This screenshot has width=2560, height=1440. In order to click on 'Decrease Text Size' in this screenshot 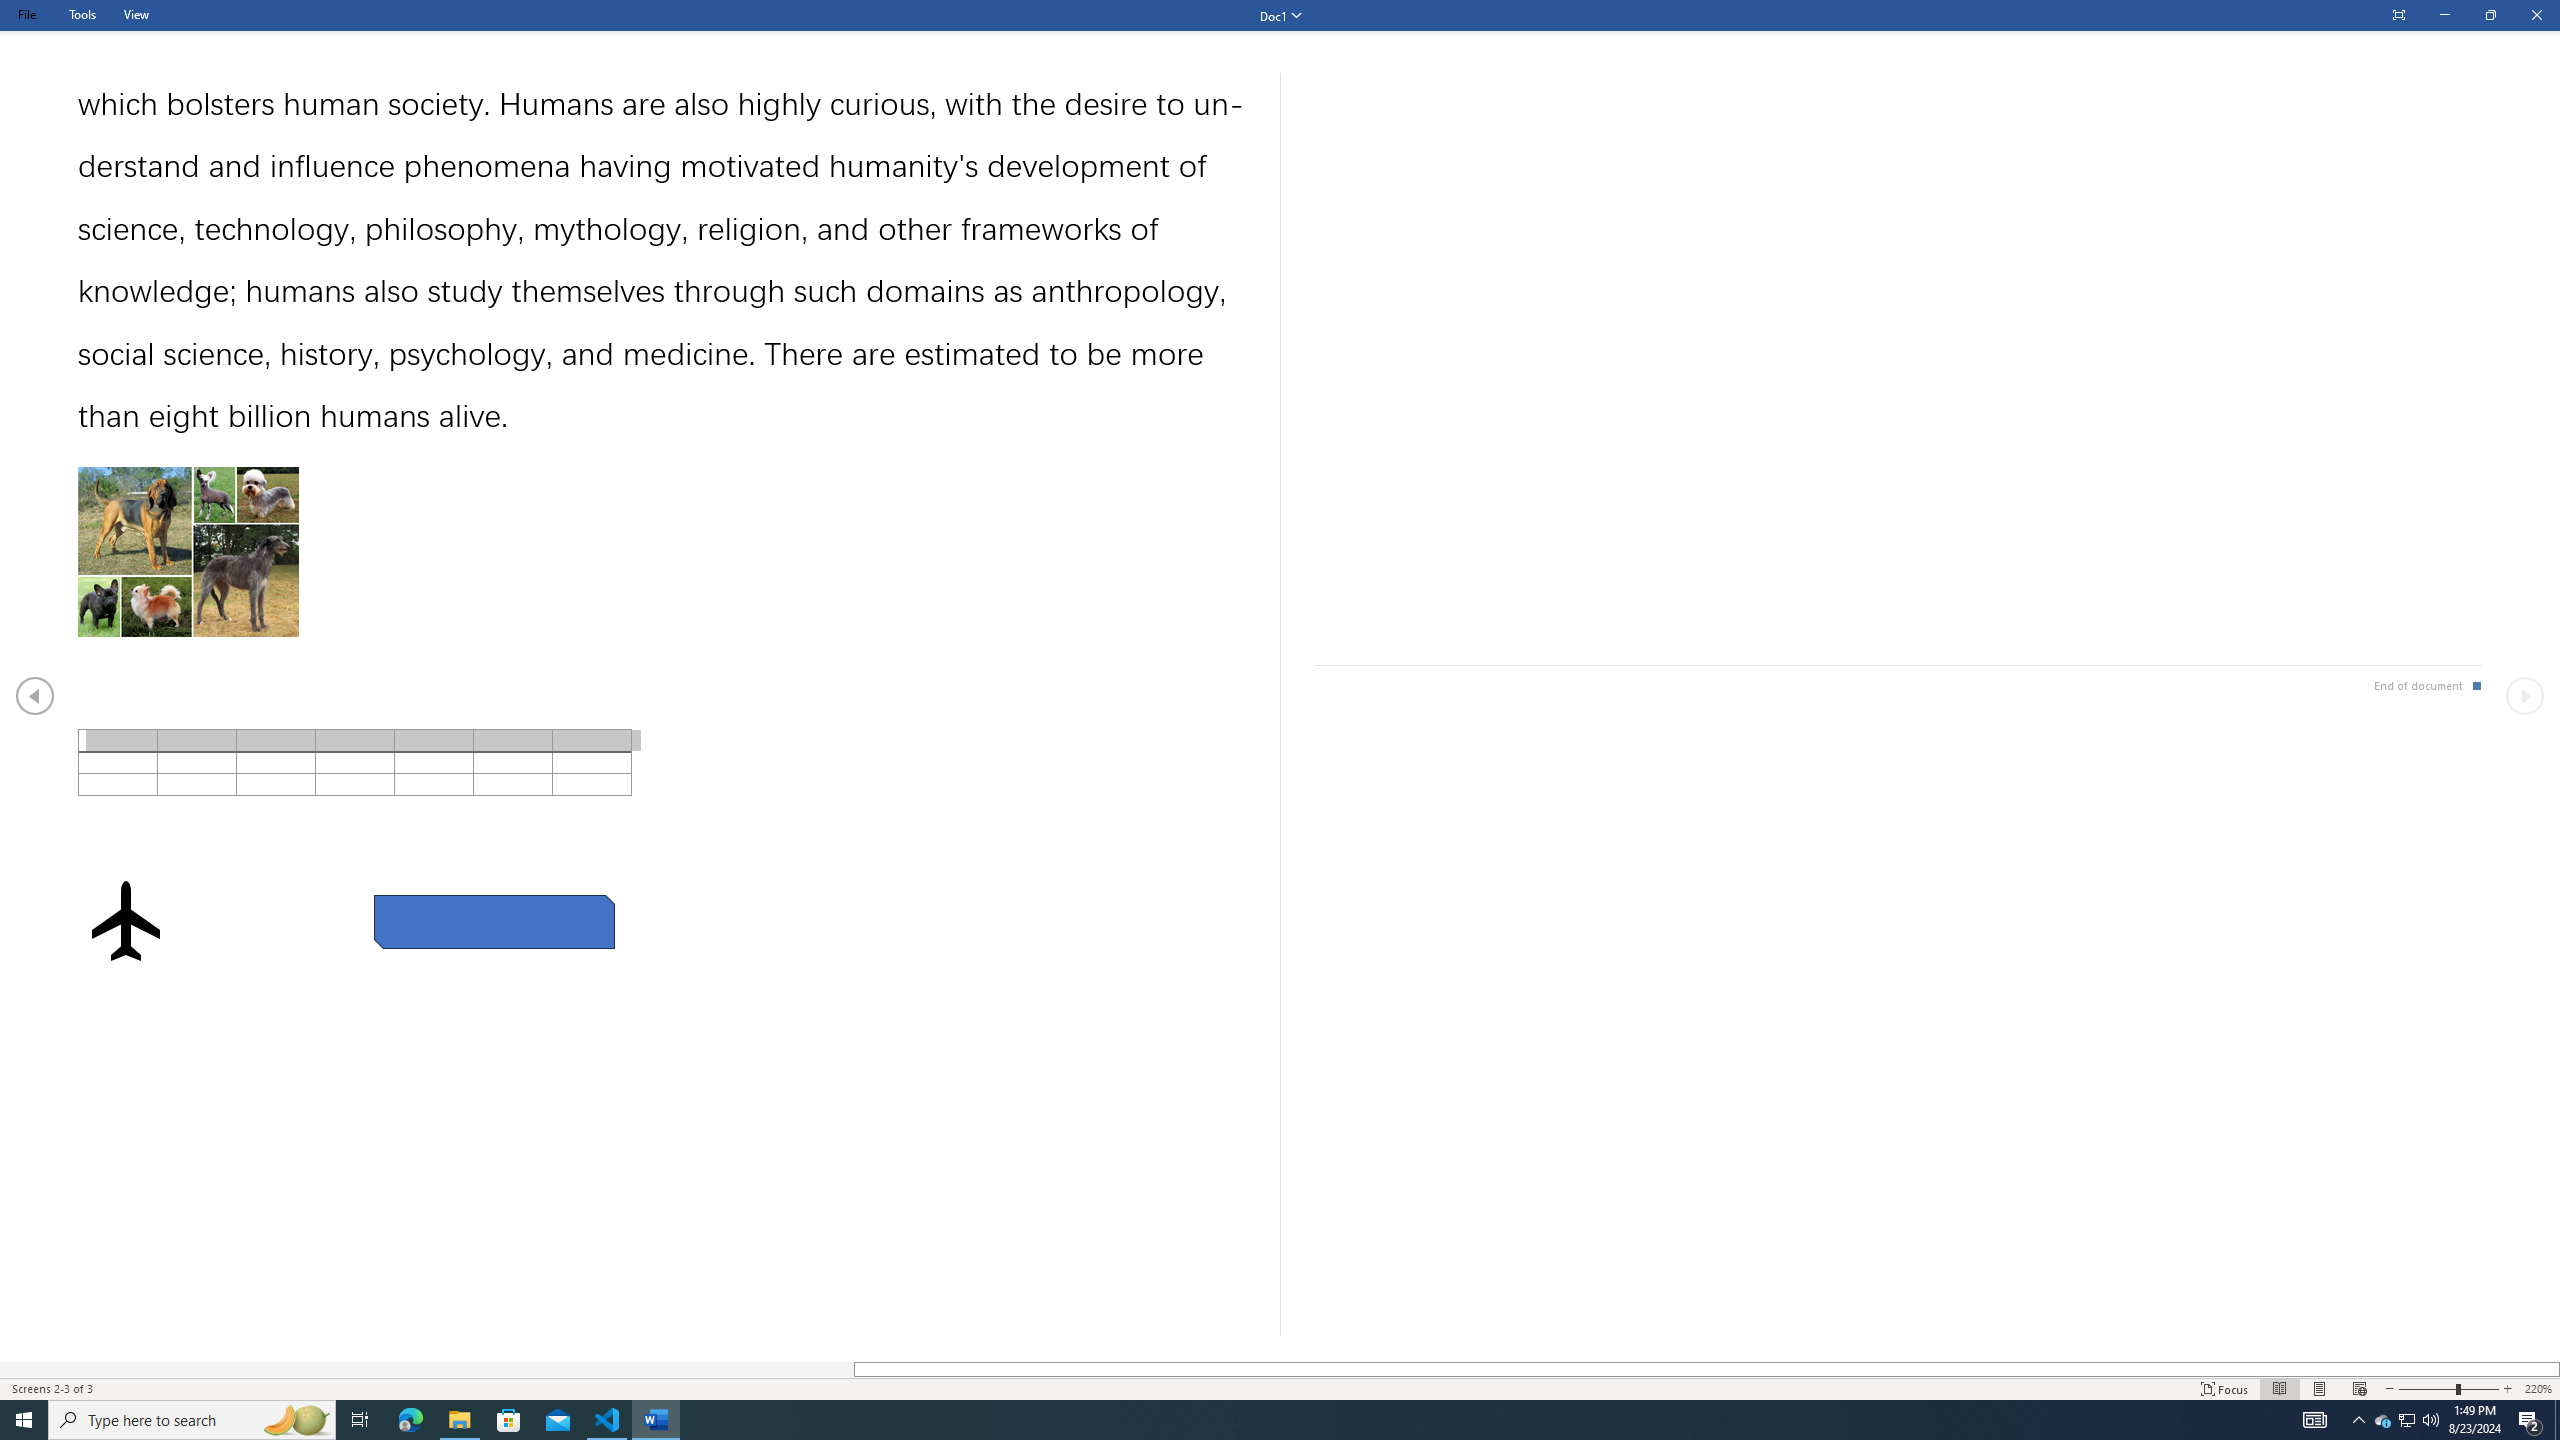, I will do `click(2388, 1389)`.